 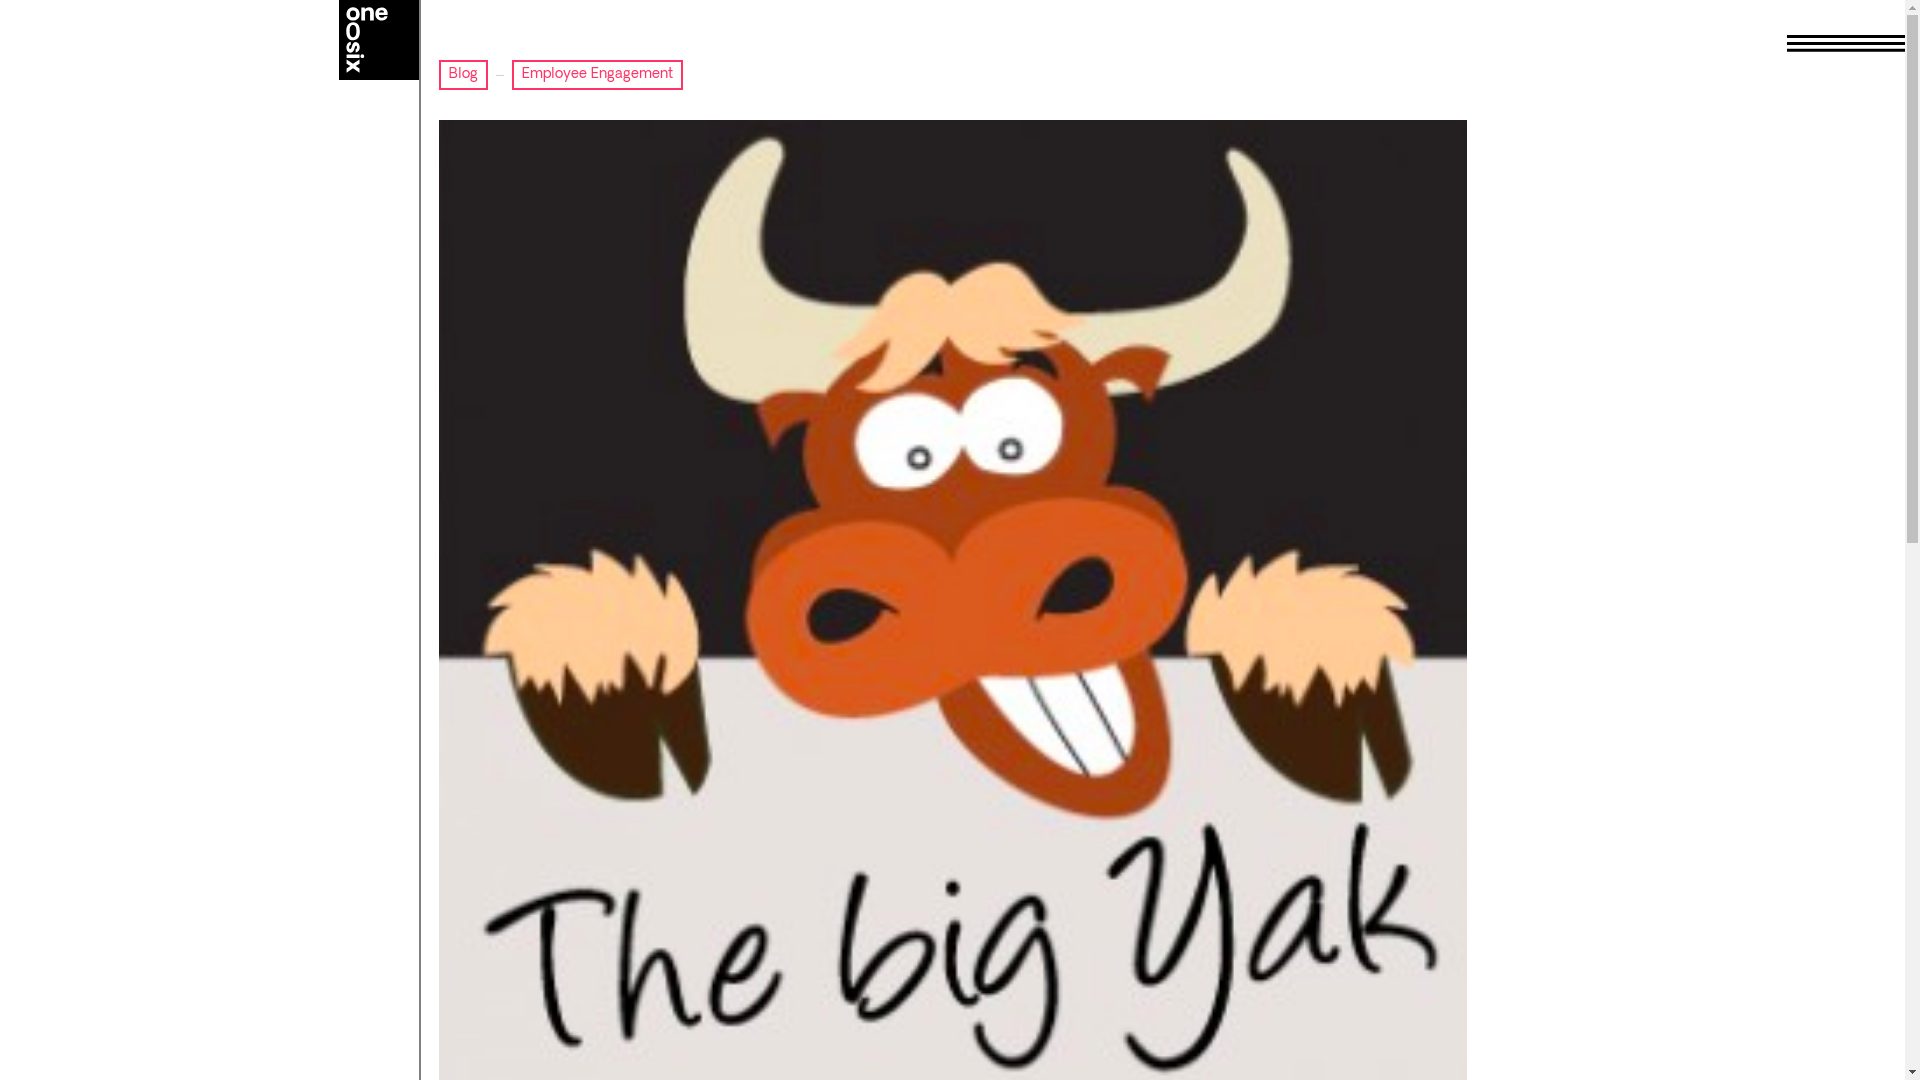 I want to click on 'Employee Engagement', so click(x=596, y=73).